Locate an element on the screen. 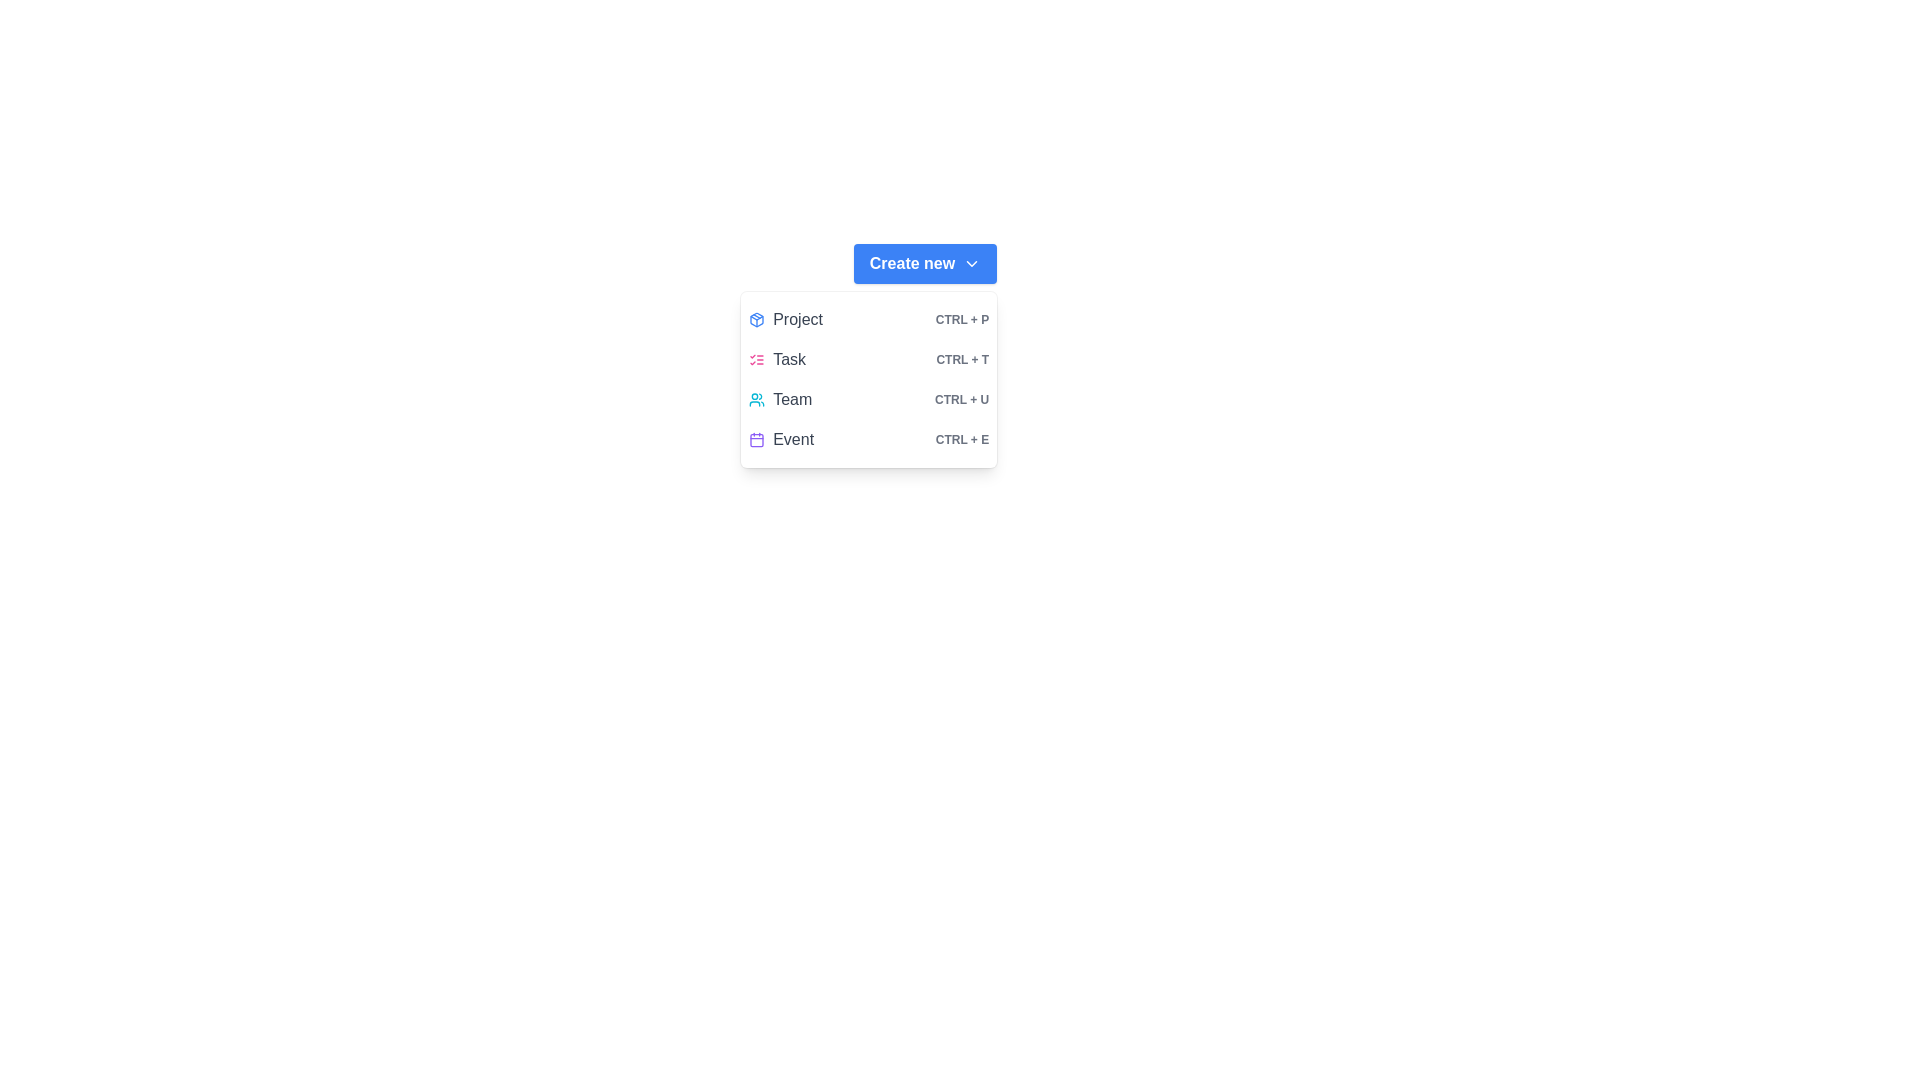 The width and height of the screenshot is (1920, 1080). the Text Label displaying the keyboard shortcut 'Ctrl + T' associated with the 'Task' option in the menu, located on the right side of the 'Task' row is located at coordinates (962, 358).